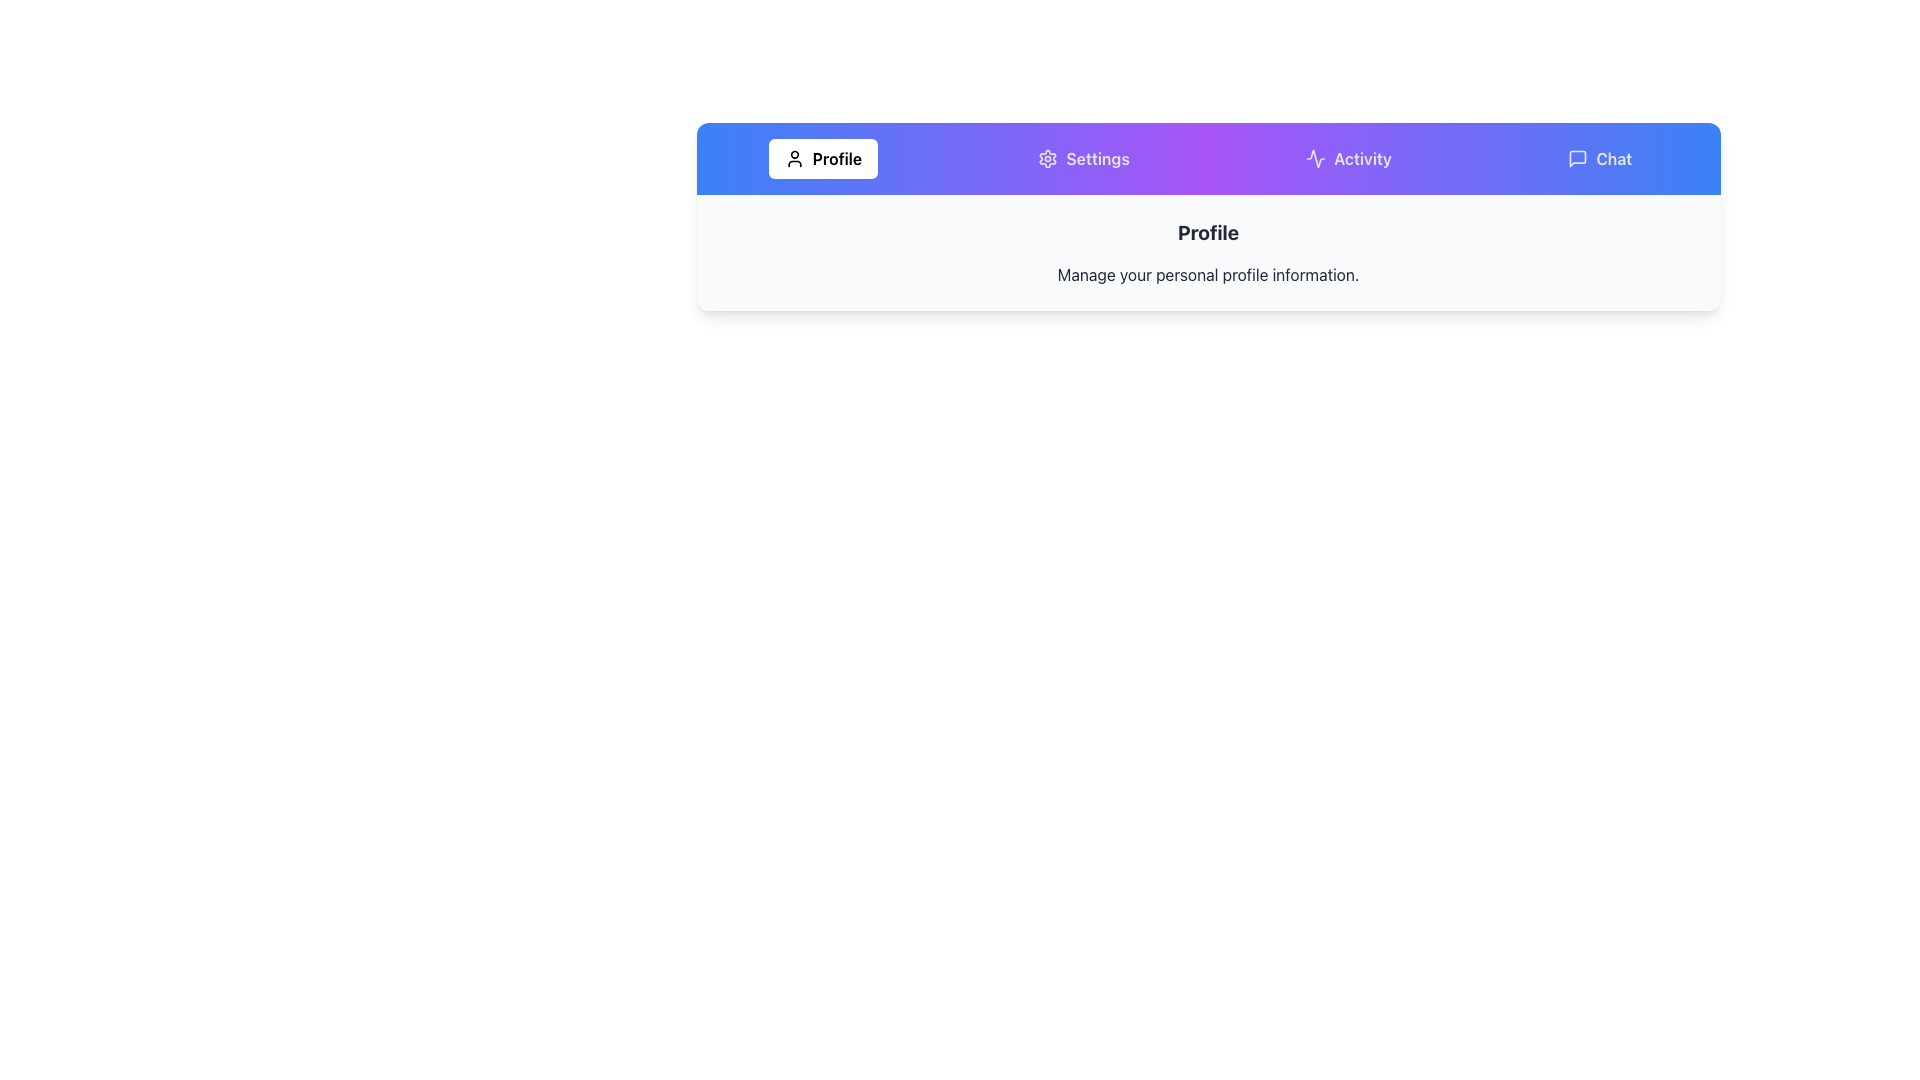  I want to click on the activity chart icon located to the left of the 'Activity' text in the navigation bar, so click(1316, 157).